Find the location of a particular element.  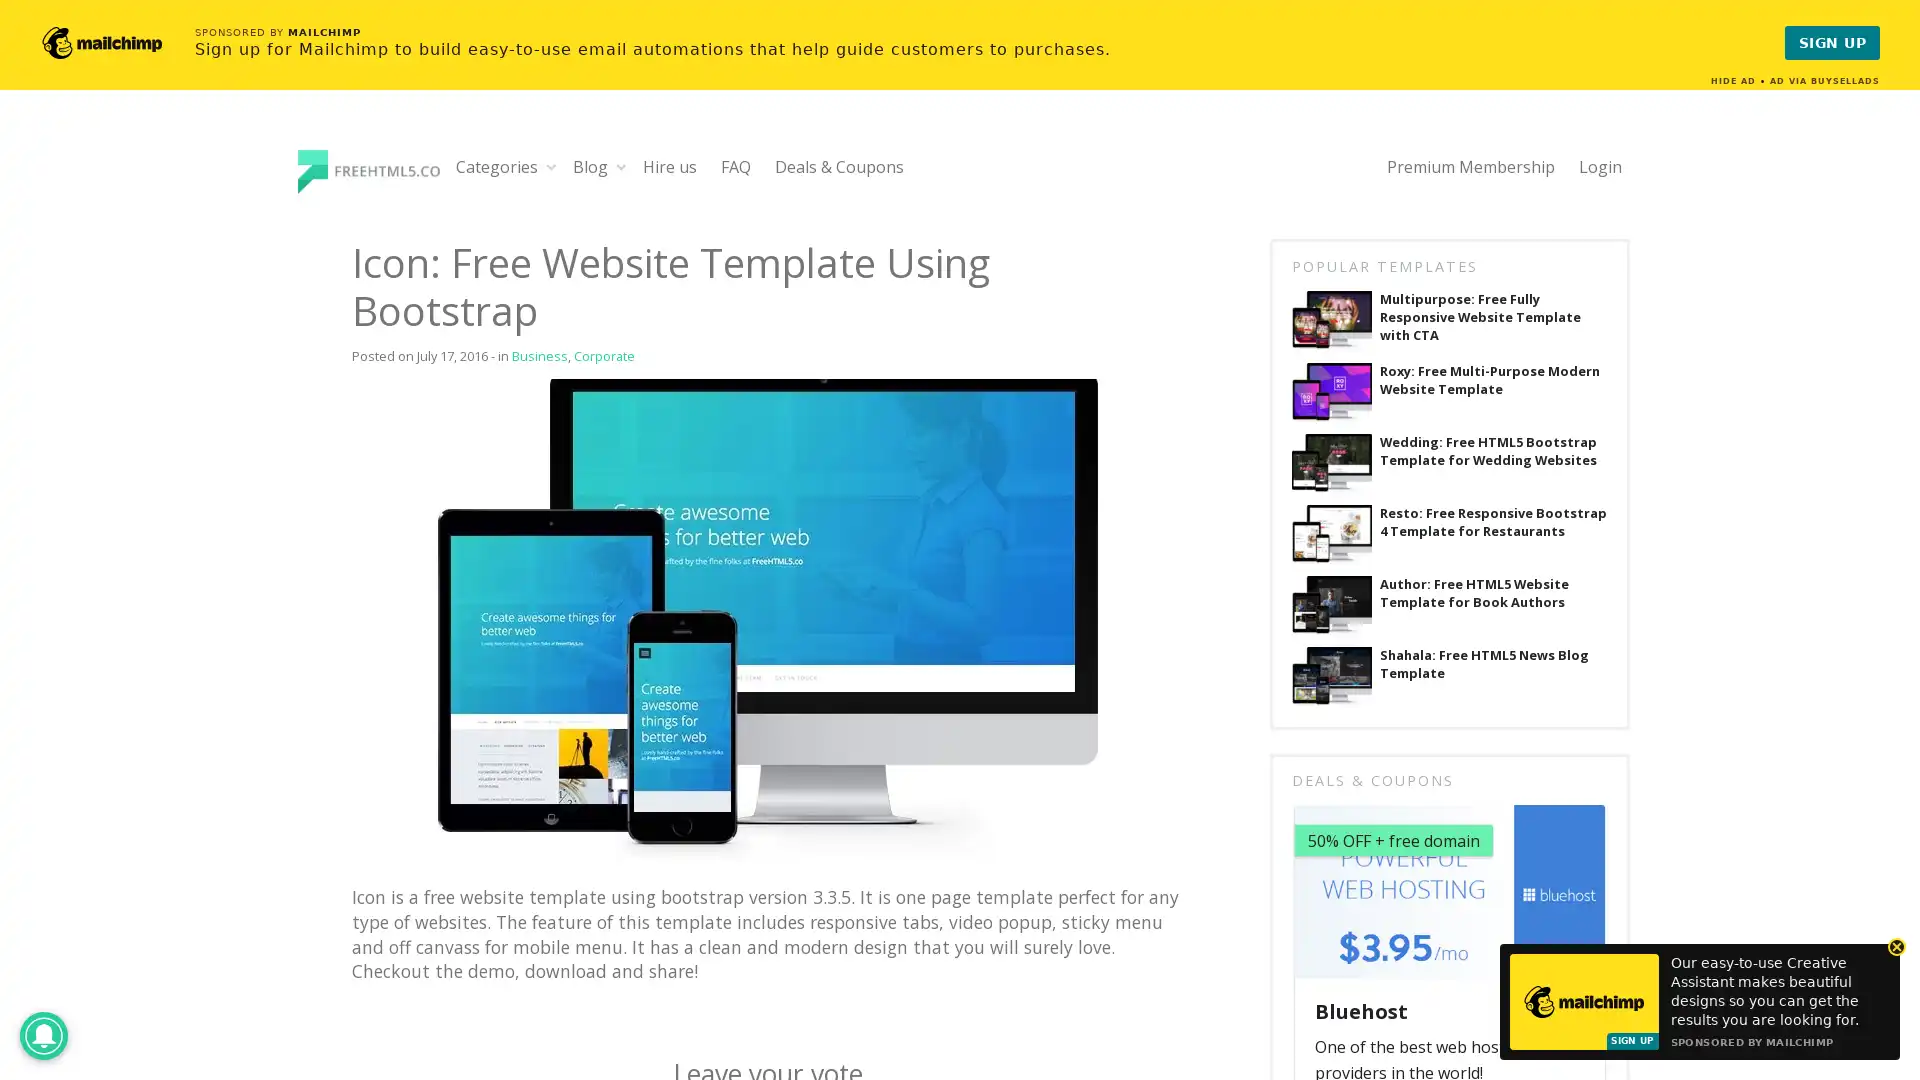

Expand child menu is located at coordinates (551, 165).